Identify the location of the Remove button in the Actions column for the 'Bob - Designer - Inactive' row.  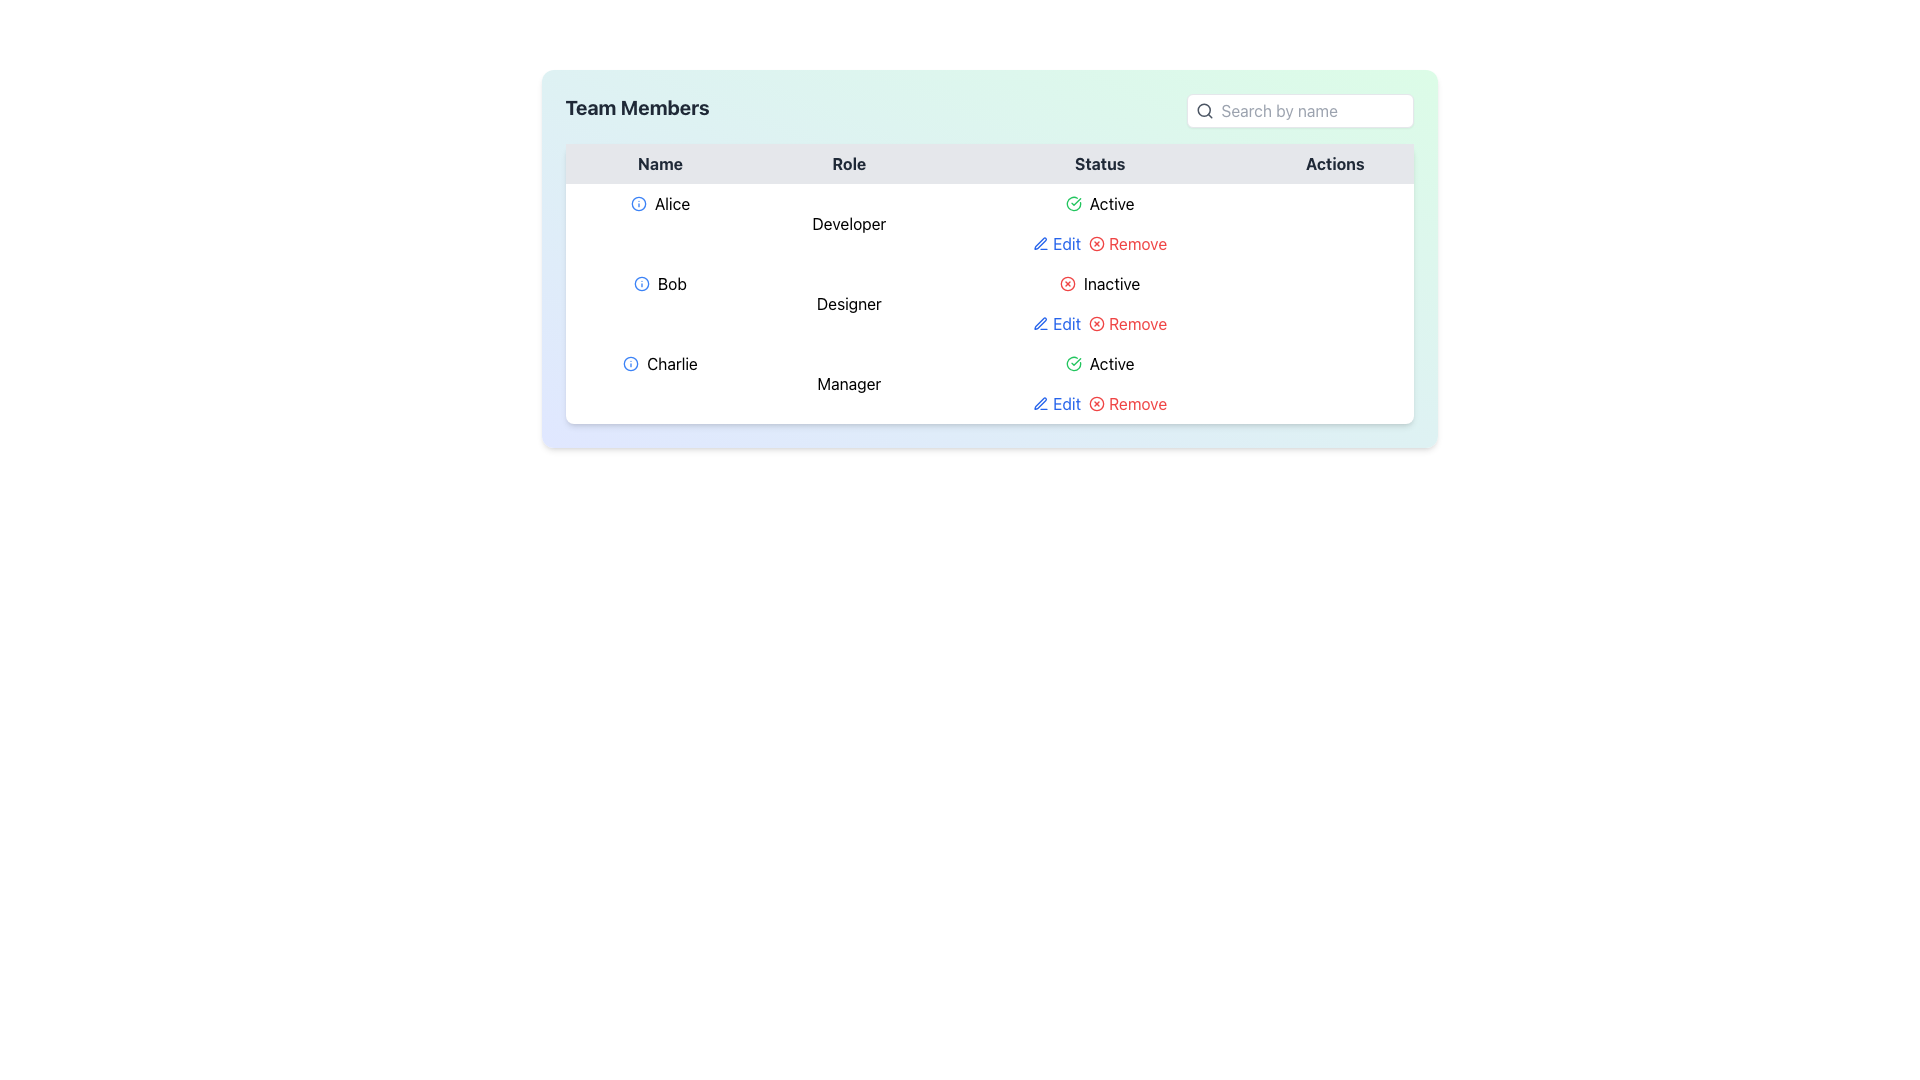
(1096, 404).